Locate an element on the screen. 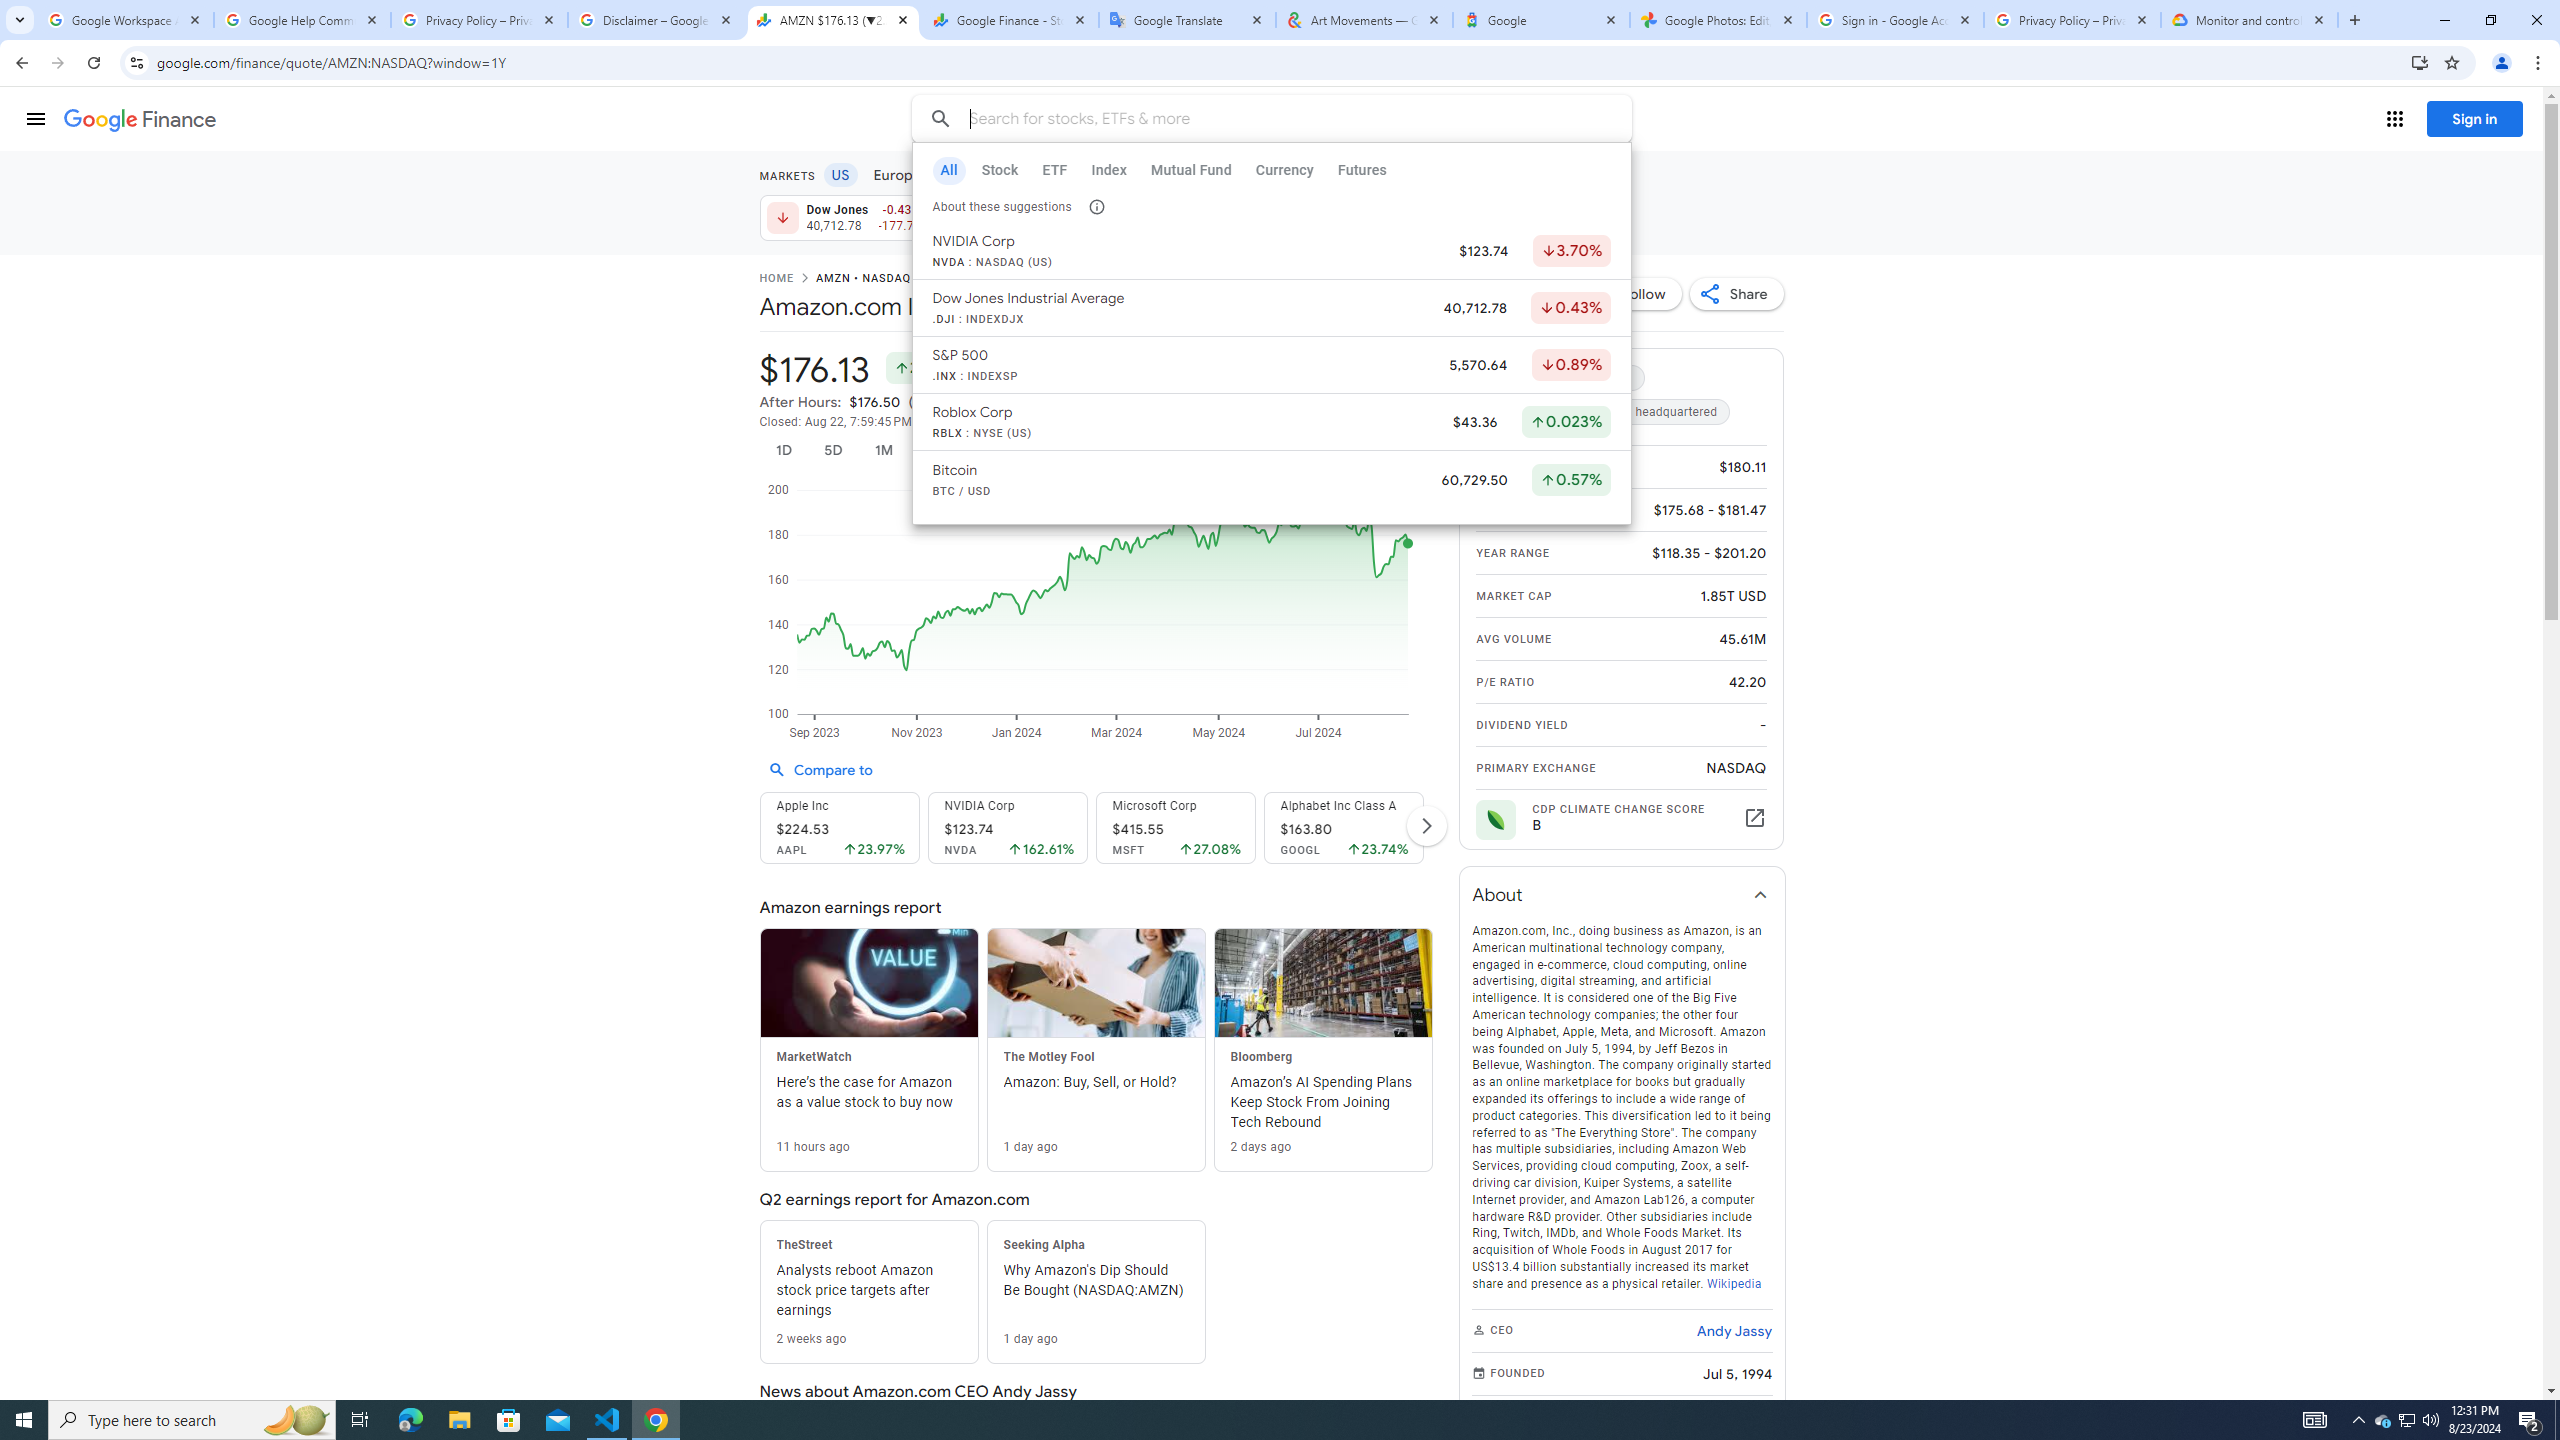 The image size is (2560, 1440). 'Currency' is located at coordinates (1283, 169).